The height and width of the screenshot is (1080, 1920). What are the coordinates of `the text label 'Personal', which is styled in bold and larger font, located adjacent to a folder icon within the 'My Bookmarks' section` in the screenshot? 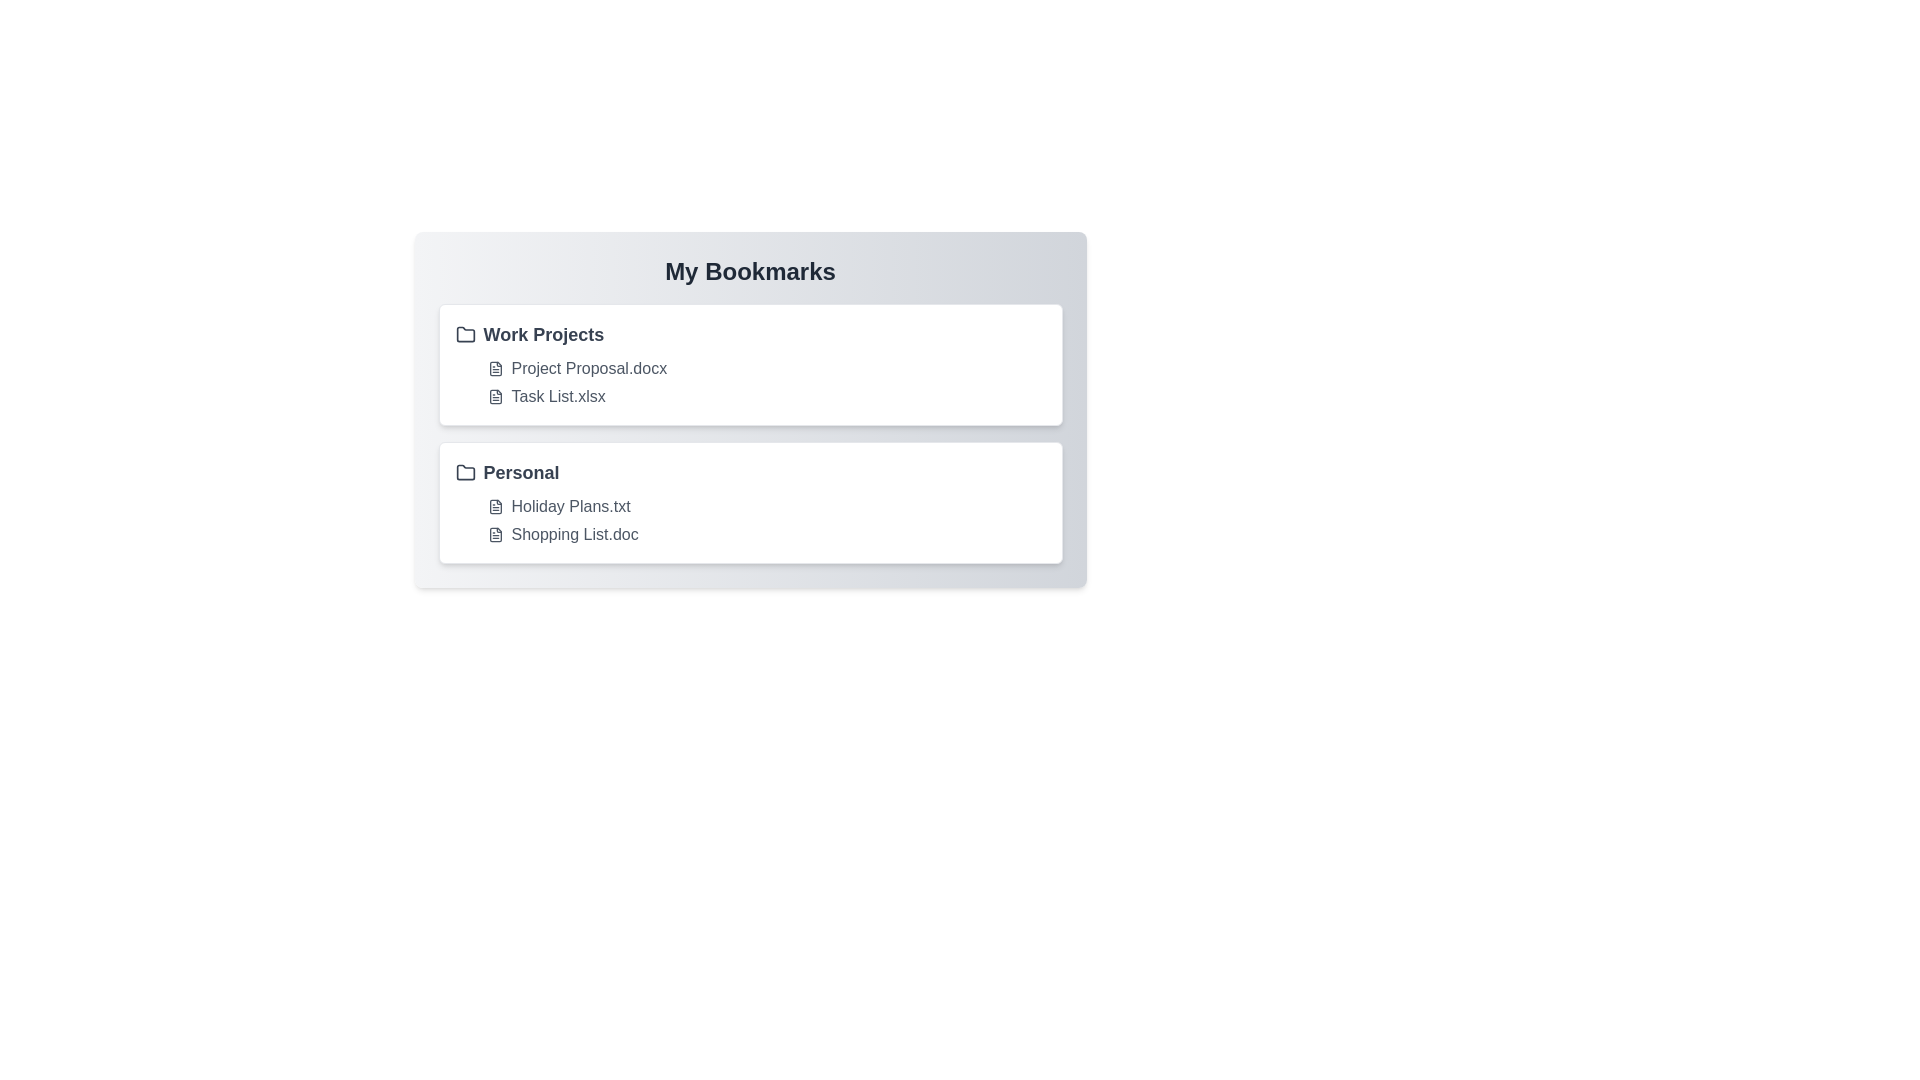 It's located at (521, 473).